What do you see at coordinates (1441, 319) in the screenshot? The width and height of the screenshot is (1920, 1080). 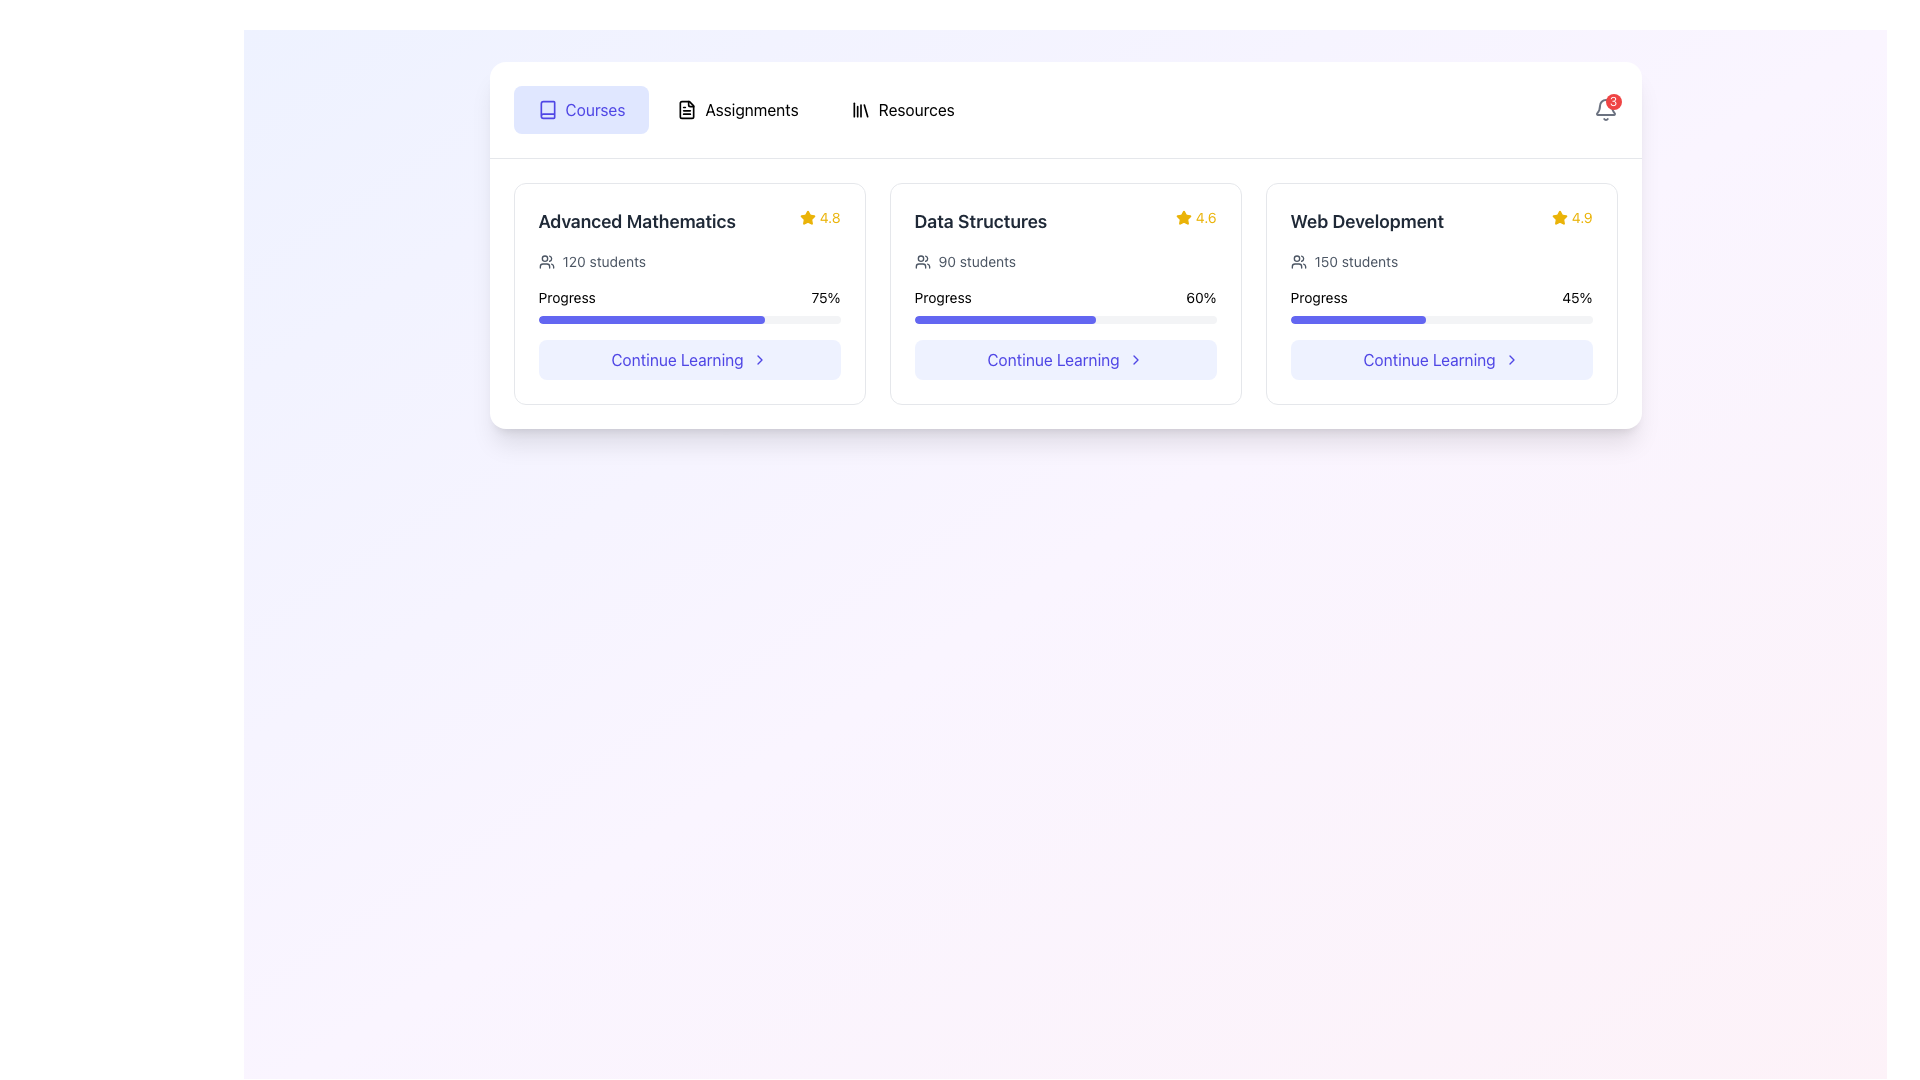 I see `the progress level of the Progress Bar located at the bottom of the 'Web Development' card, beneath the 'Progress' text and aligned centrally with the '45%' label` at bounding box center [1441, 319].